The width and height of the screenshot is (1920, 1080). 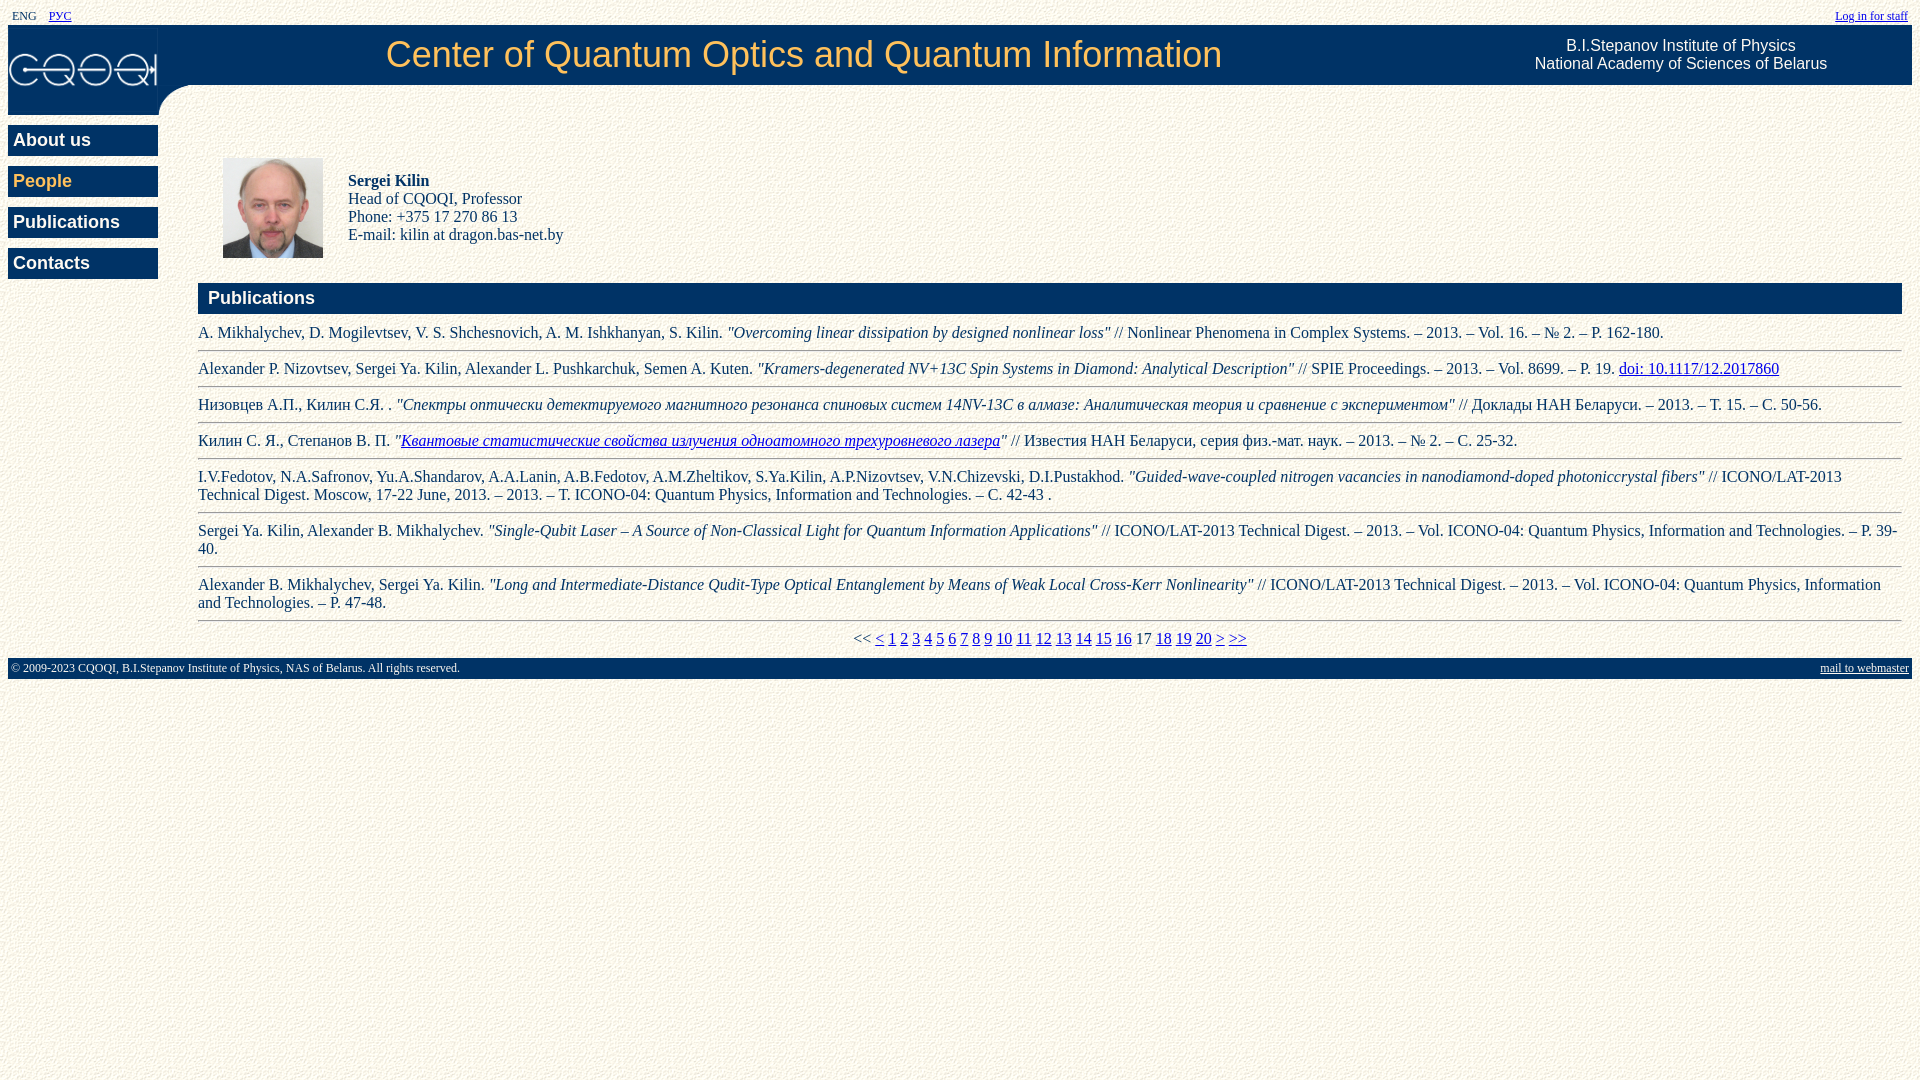 What do you see at coordinates (1214, 638) in the screenshot?
I see `'>'` at bounding box center [1214, 638].